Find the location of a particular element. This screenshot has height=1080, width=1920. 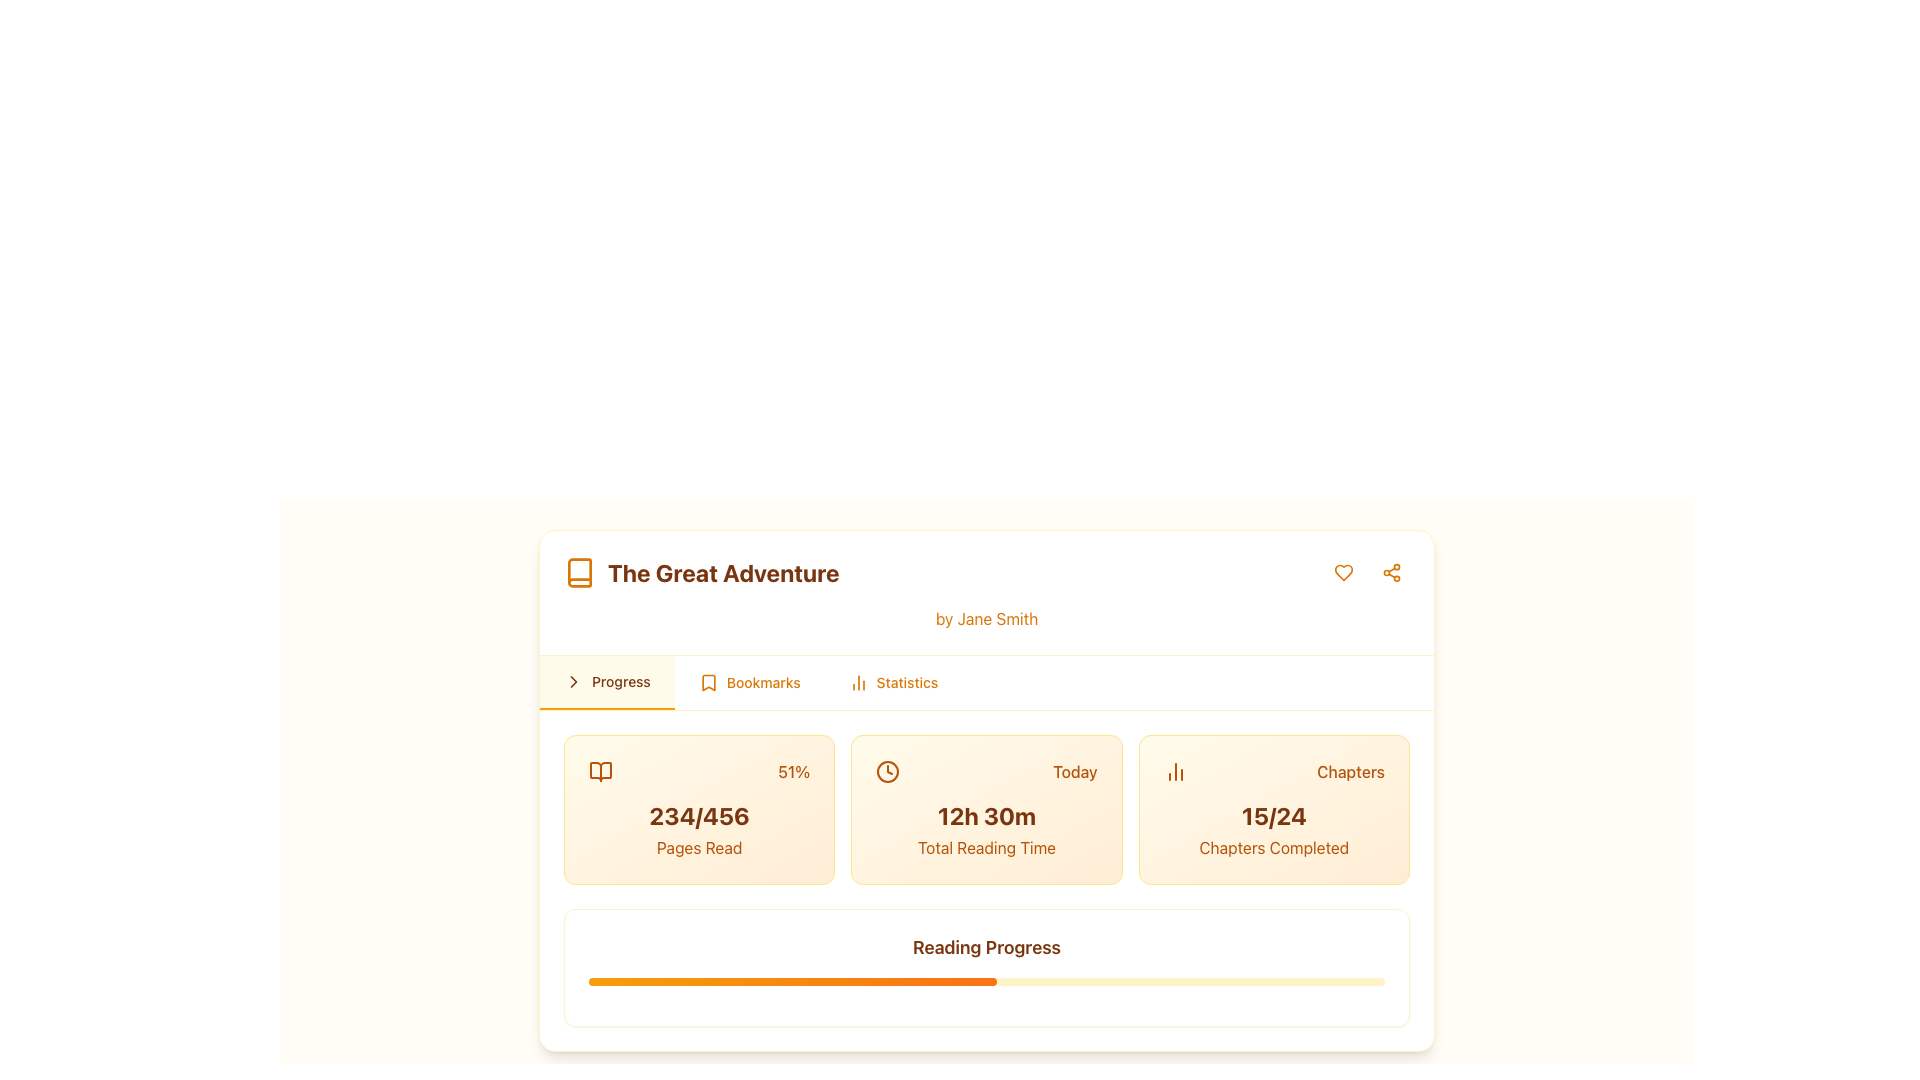

the Informational card that displays the user's reading progress, located at the first position on the left within a grid layout of three cards is located at coordinates (699, 810).